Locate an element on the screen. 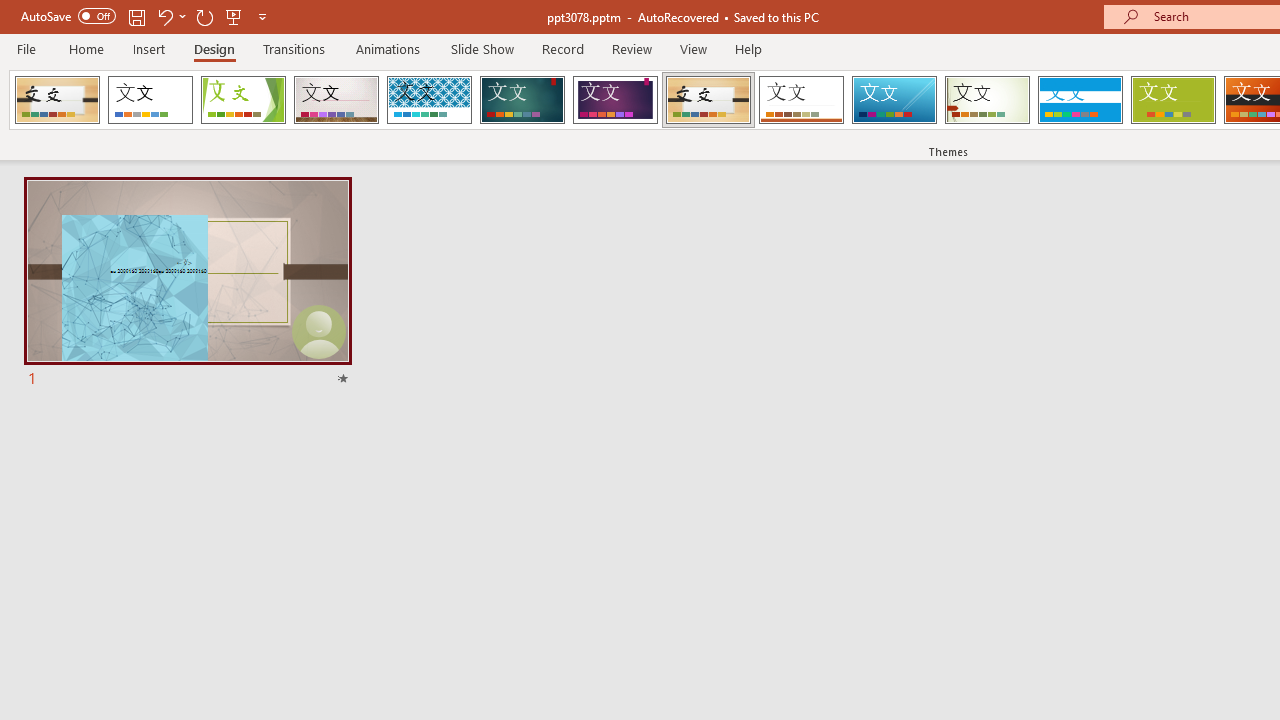 The height and width of the screenshot is (720, 1280). 'Organic' is located at coordinates (708, 100).